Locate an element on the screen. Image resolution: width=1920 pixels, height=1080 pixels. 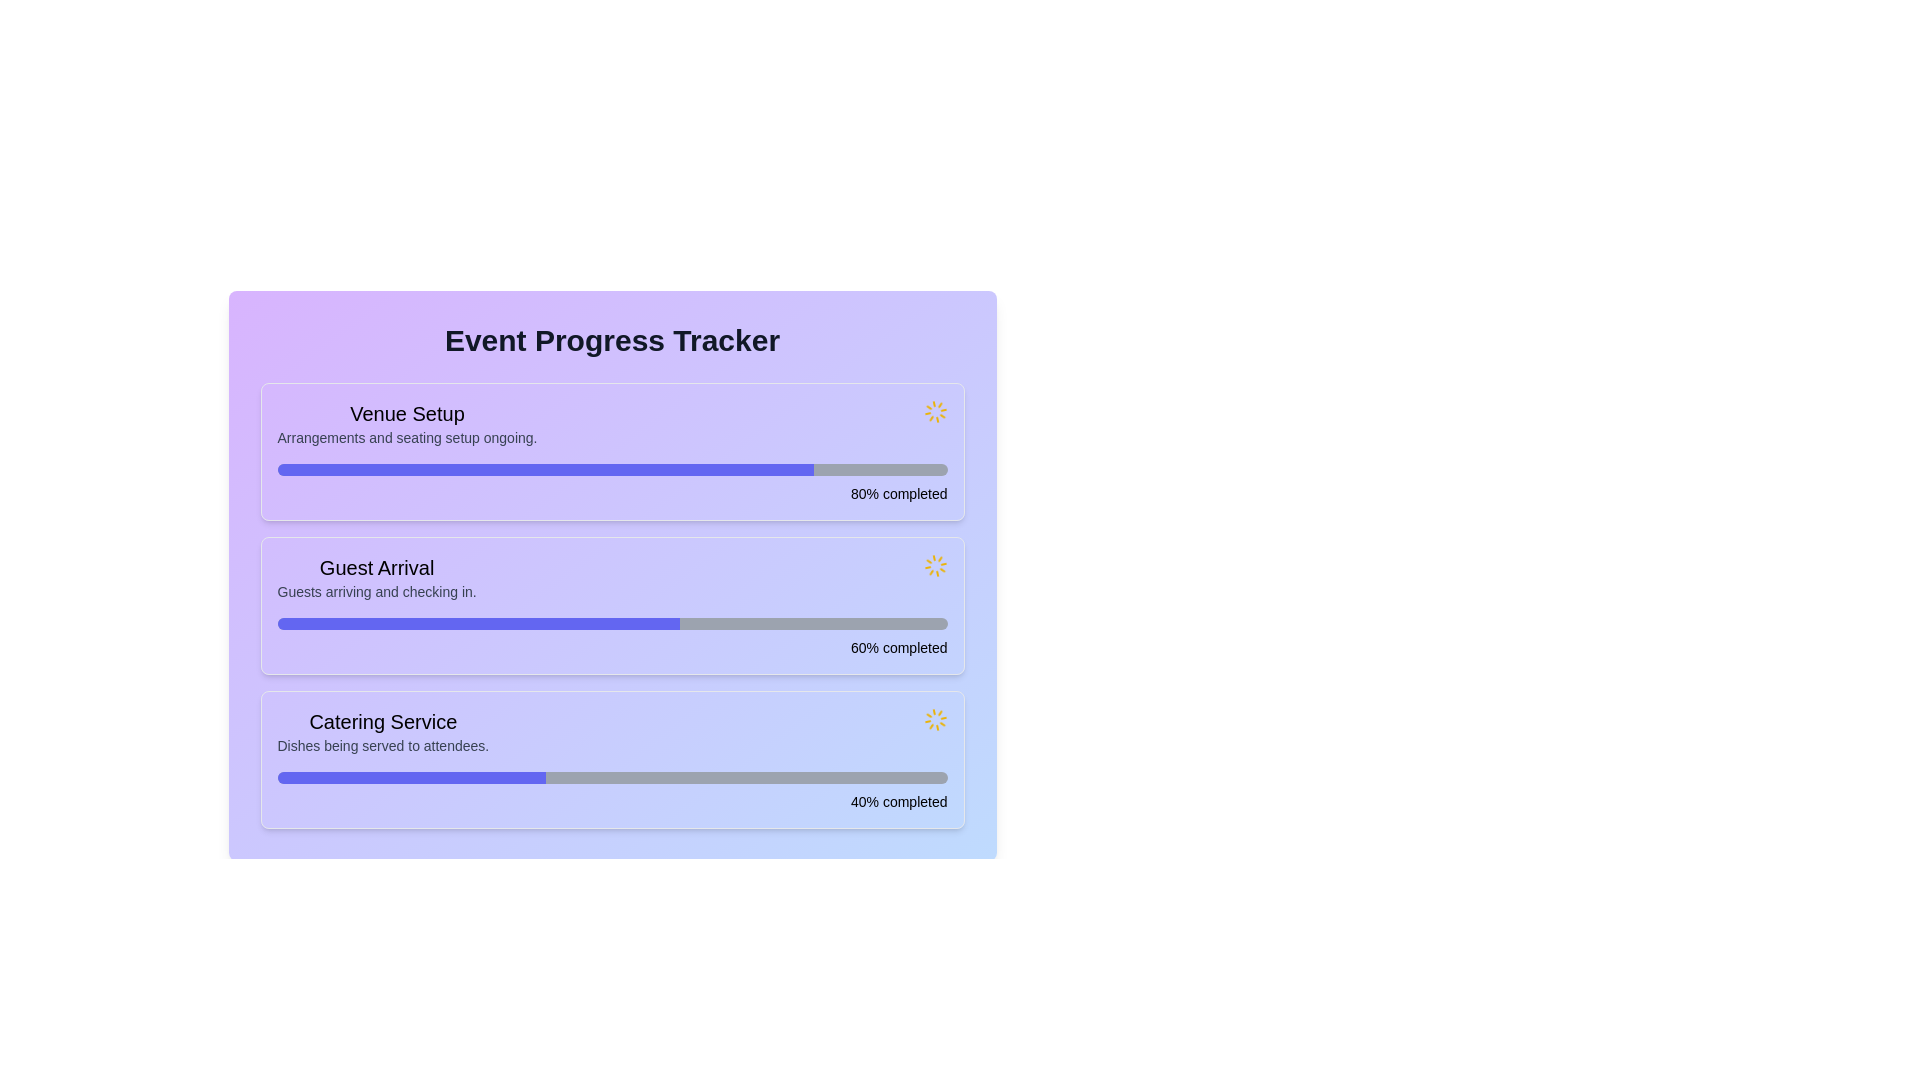
the Loader Icon, which serves as a loading indicator for the 'Catering Service' section in the progress tracker interface is located at coordinates (934, 732).